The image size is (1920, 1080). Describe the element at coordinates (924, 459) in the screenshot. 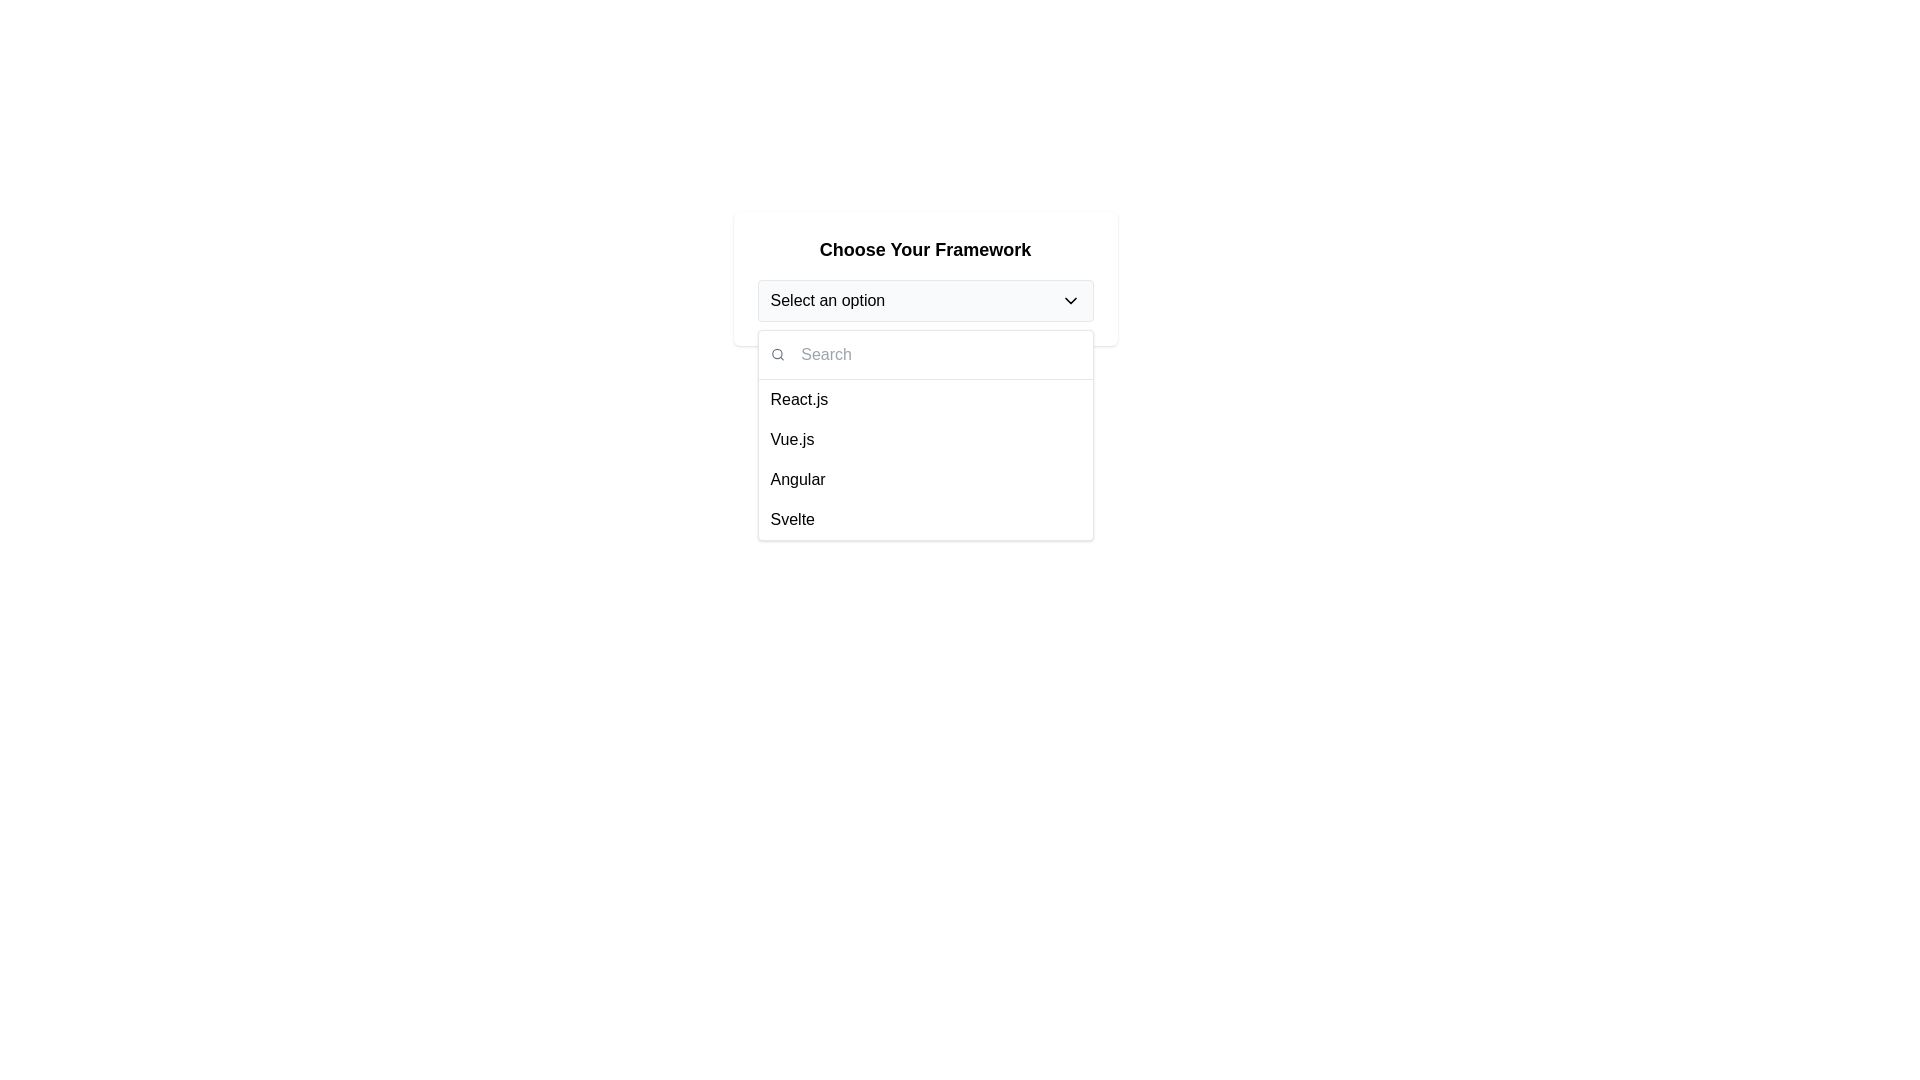

I see `the third entry in the dropdown list of the 'Choose Your Framework' selection dialog which displays 'Angular'` at that location.